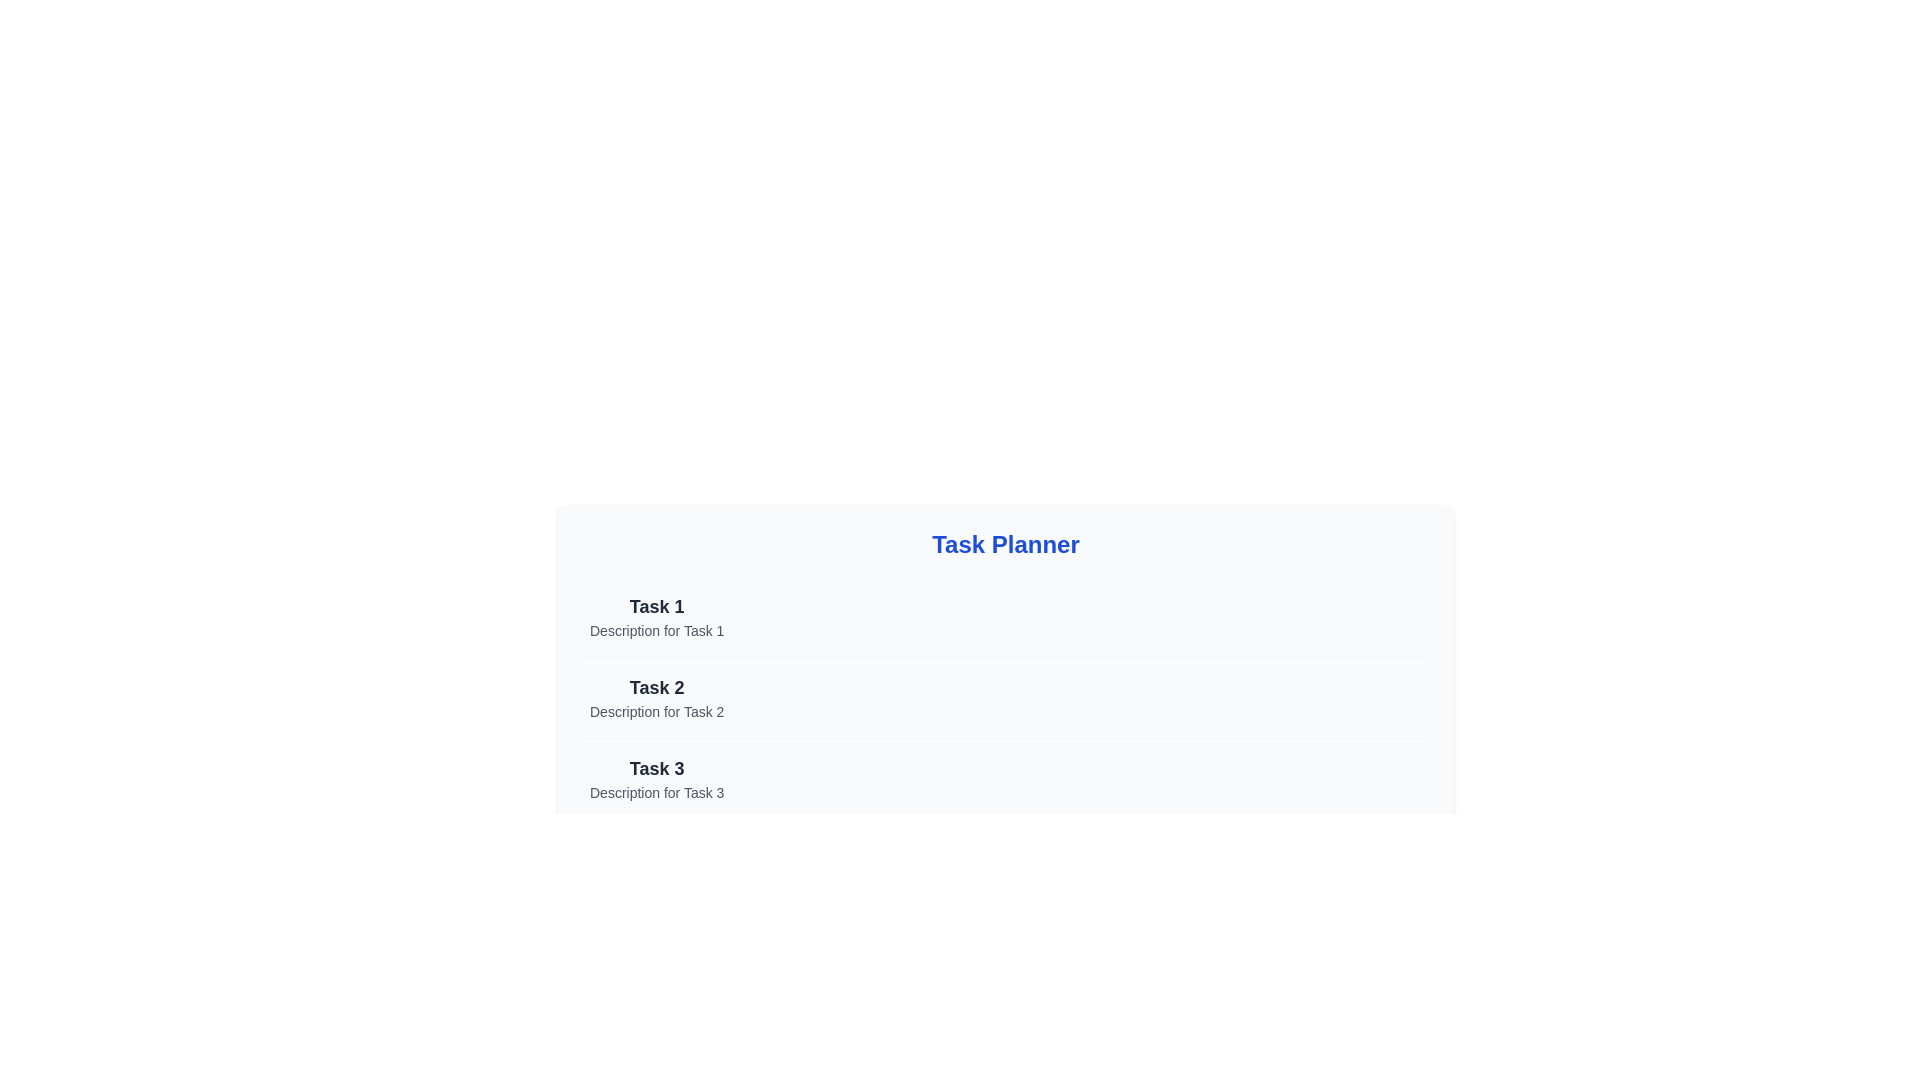 The image size is (1920, 1080). What do you see at coordinates (657, 616) in the screenshot?
I see `the Text Display element that shows 'Task 1' and 'Description for Task 1', positioned under the title 'Task Planner'` at bounding box center [657, 616].